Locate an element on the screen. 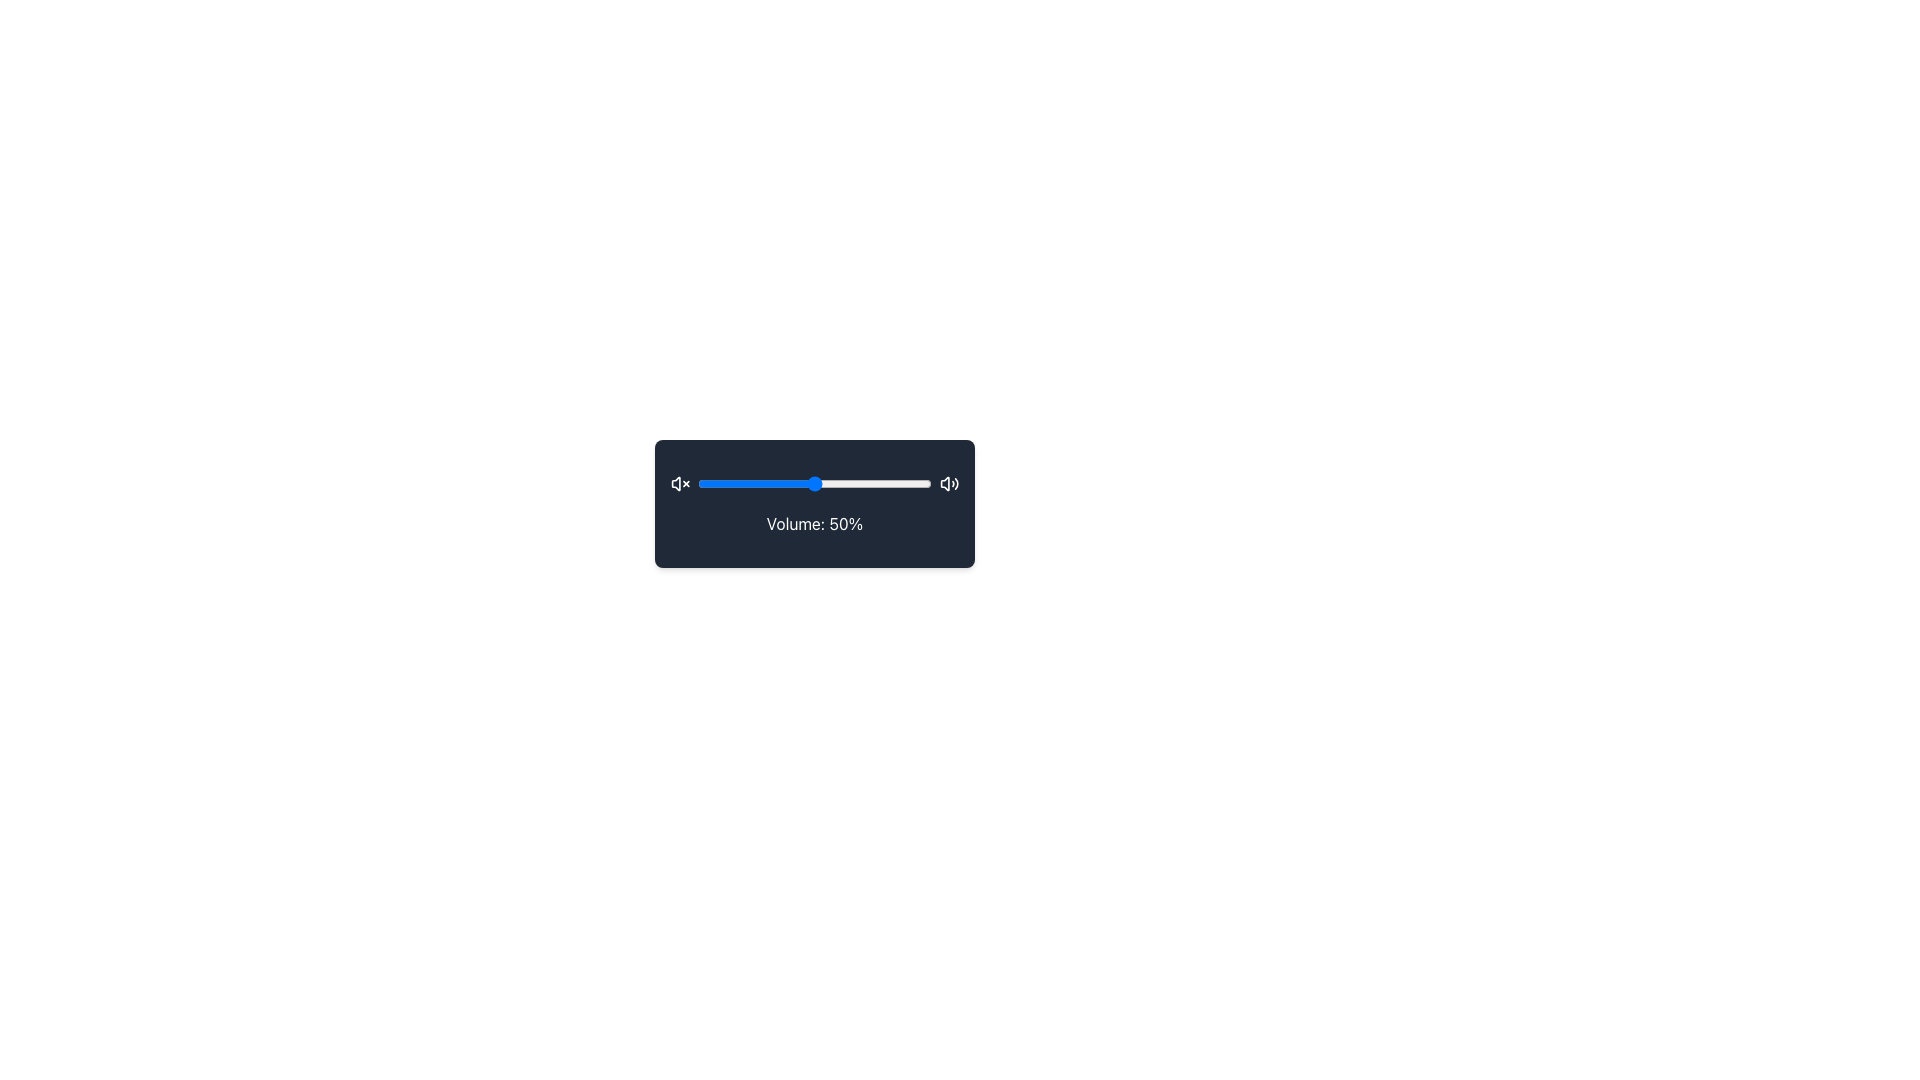 The width and height of the screenshot is (1920, 1080). the volume level is located at coordinates (831, 483).